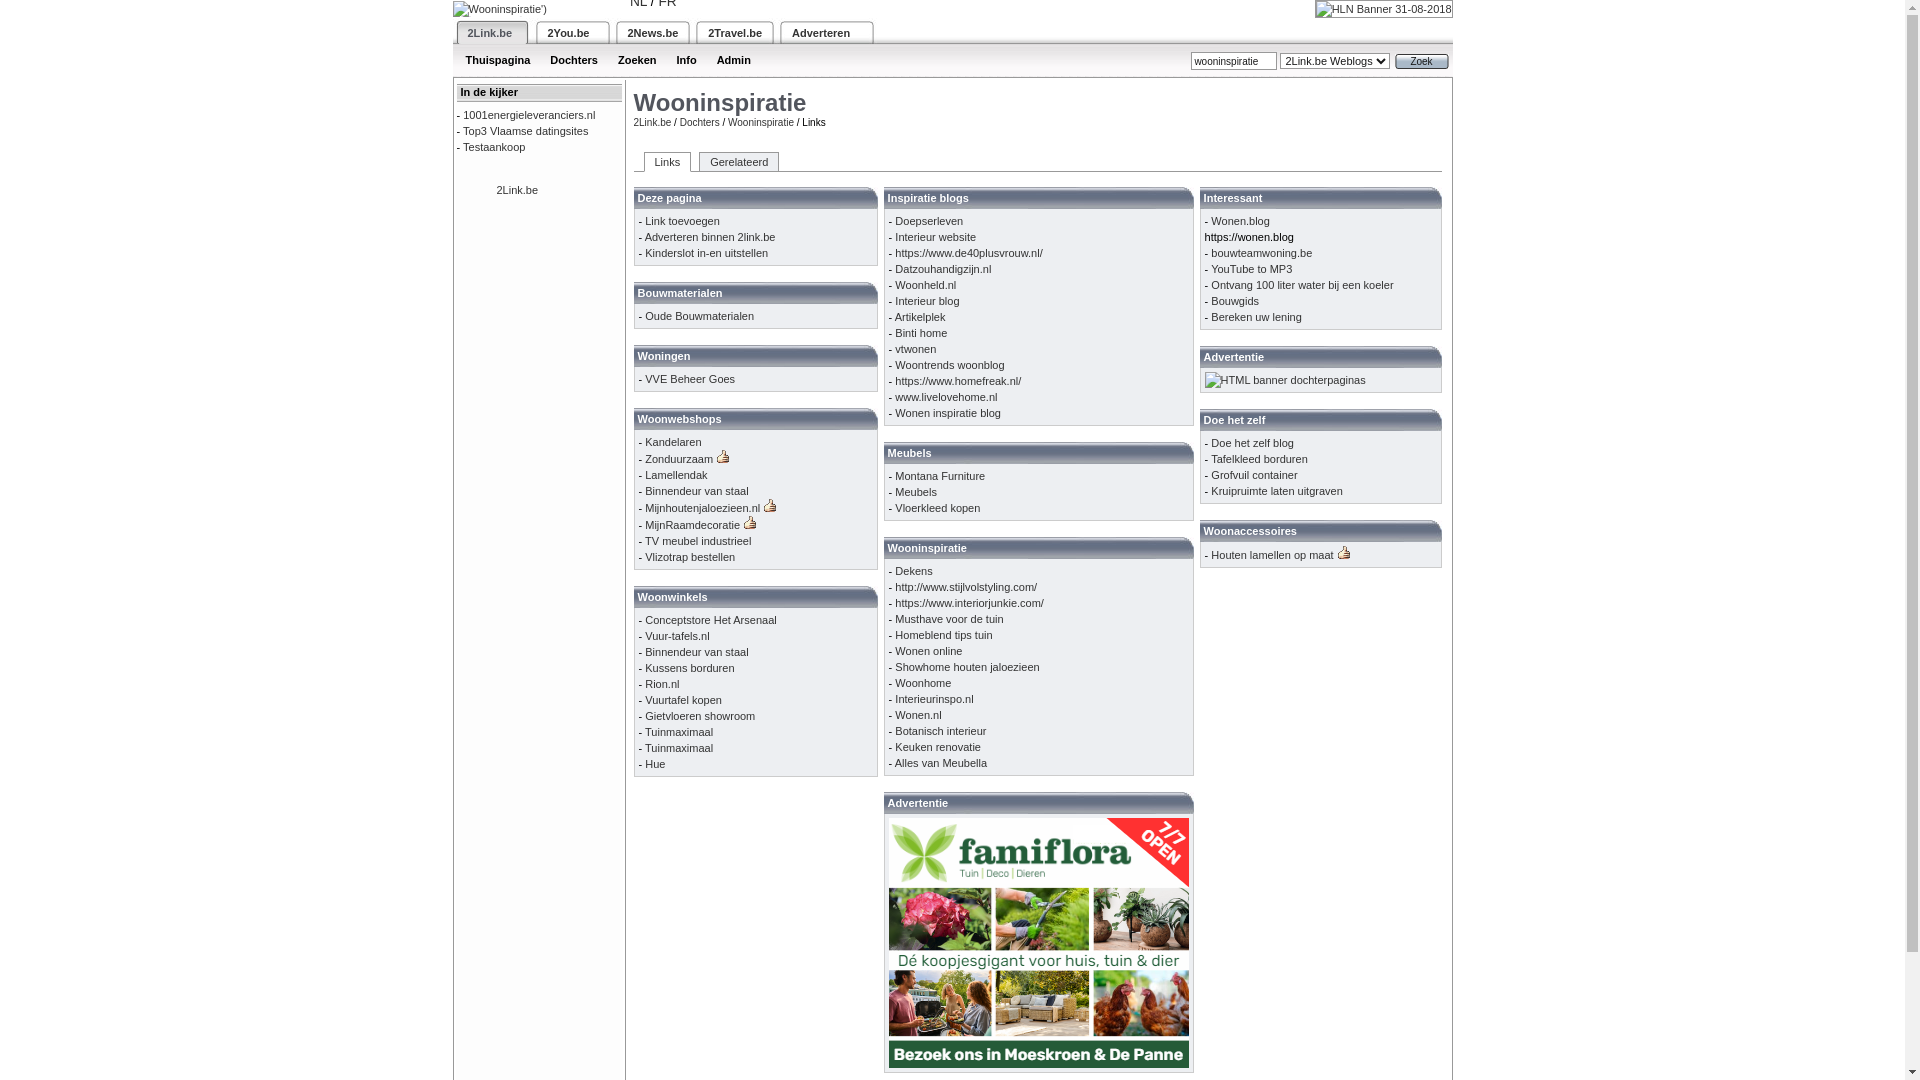  I want to click on 'MijnRaamdecoratie', so click(692, 523).